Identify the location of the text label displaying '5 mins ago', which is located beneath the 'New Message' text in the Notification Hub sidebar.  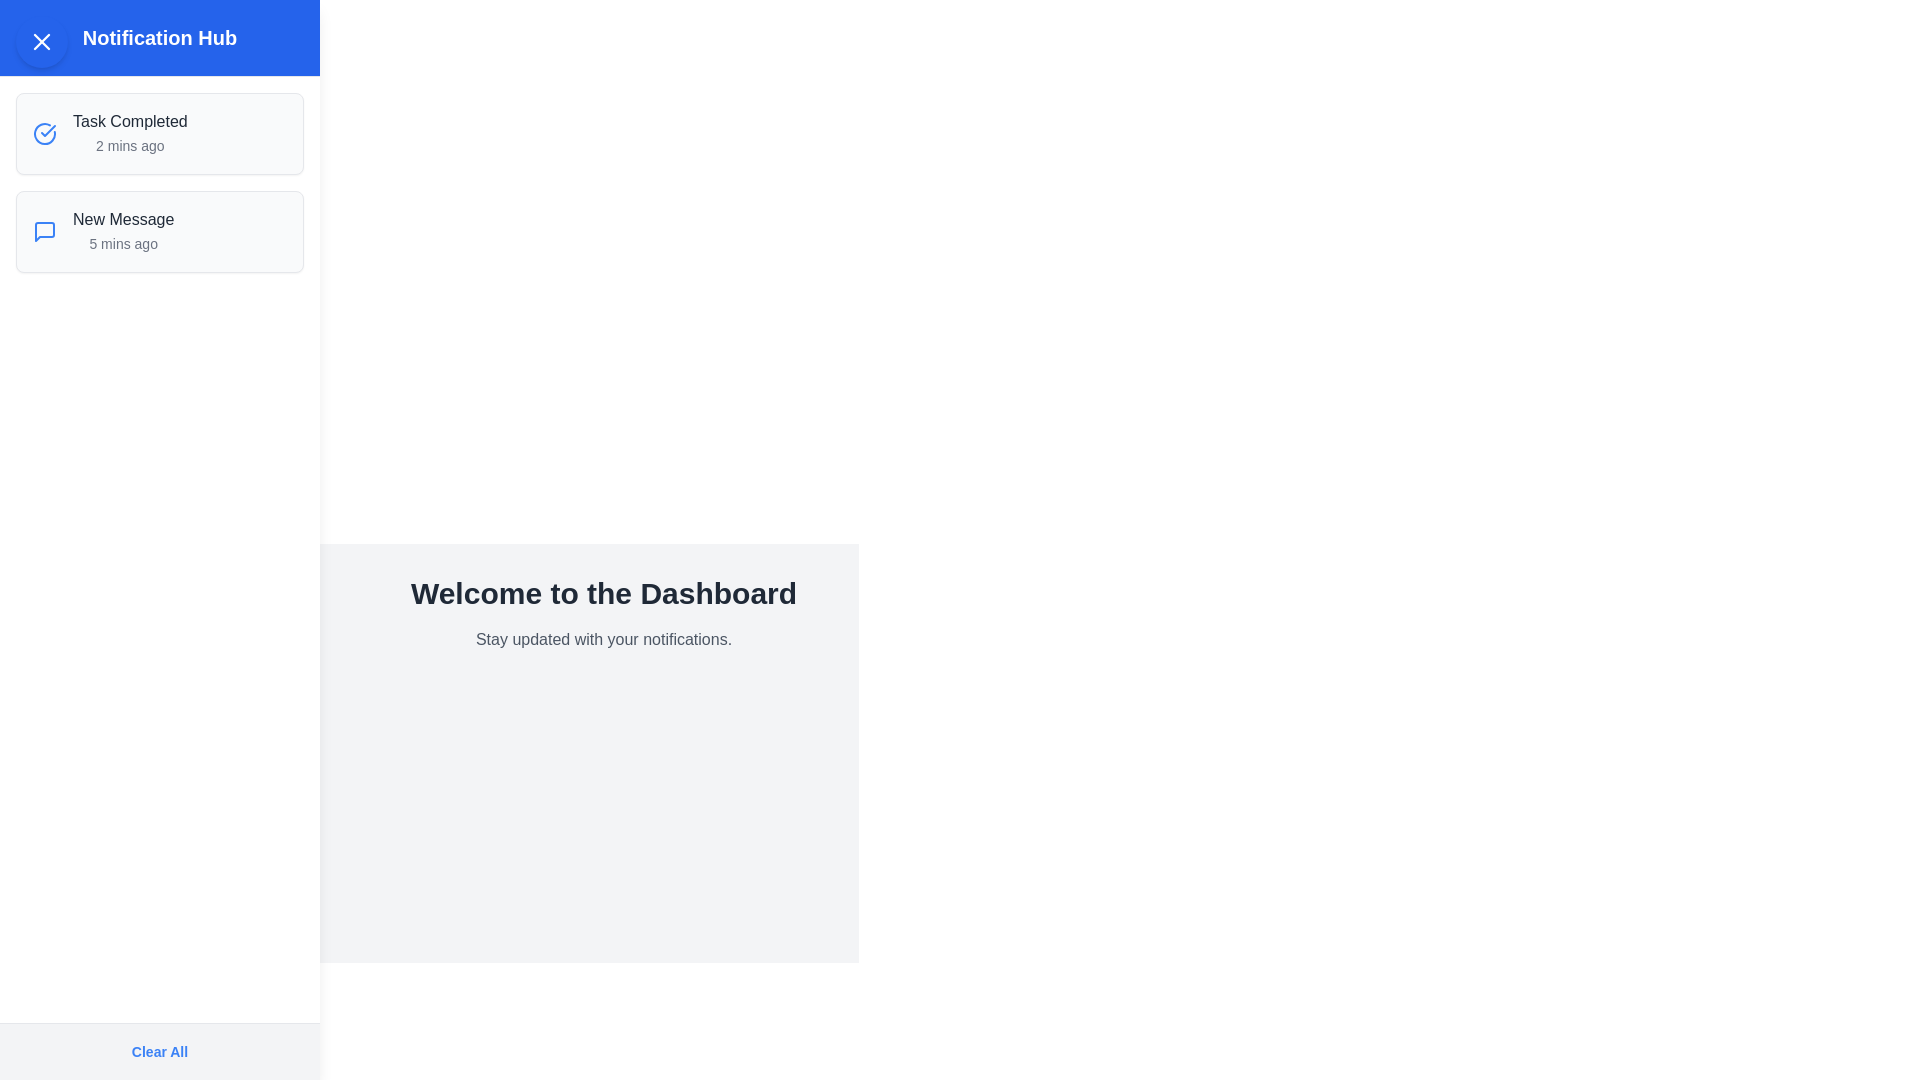
(122, 242).